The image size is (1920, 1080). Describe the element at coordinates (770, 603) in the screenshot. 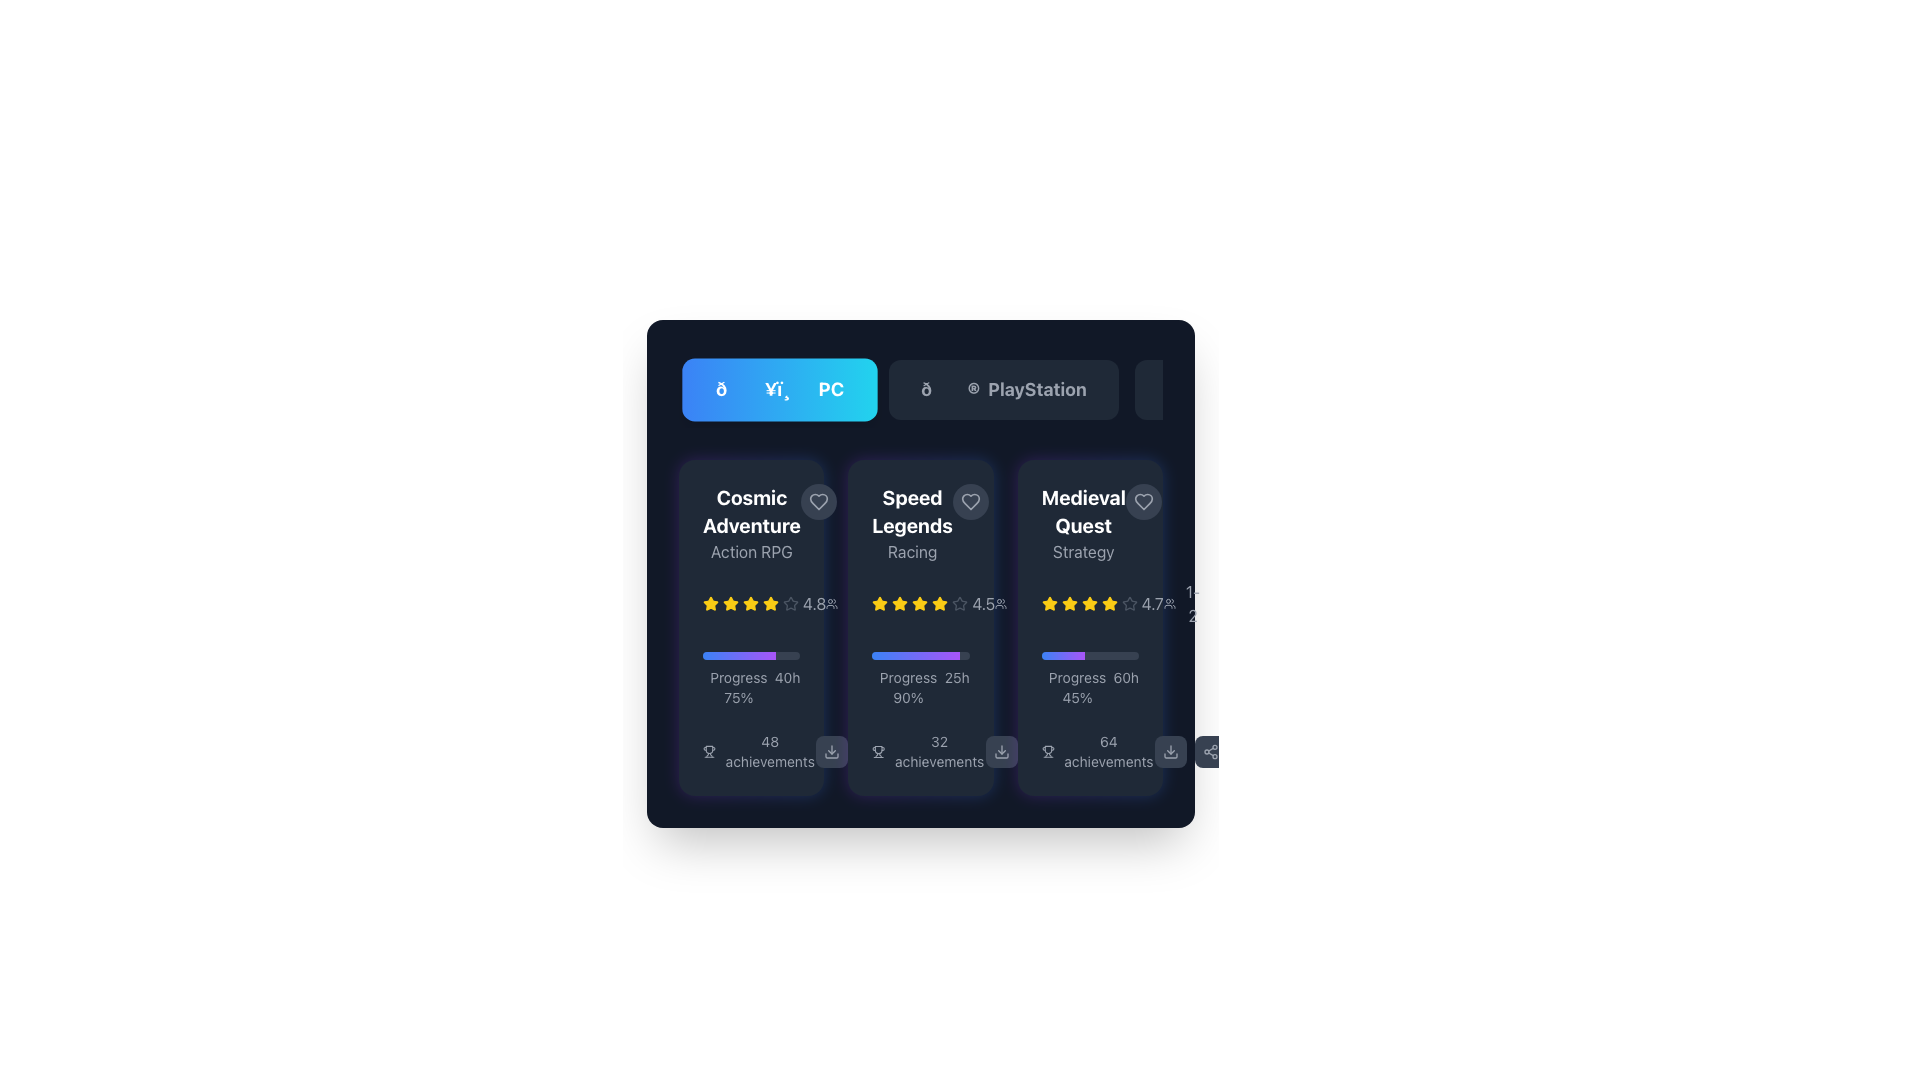

I see `the sixth star icon, which is a filled yellow star representing a rating in a sequence of star icons, located to the right of the text '4.8'` at that location.